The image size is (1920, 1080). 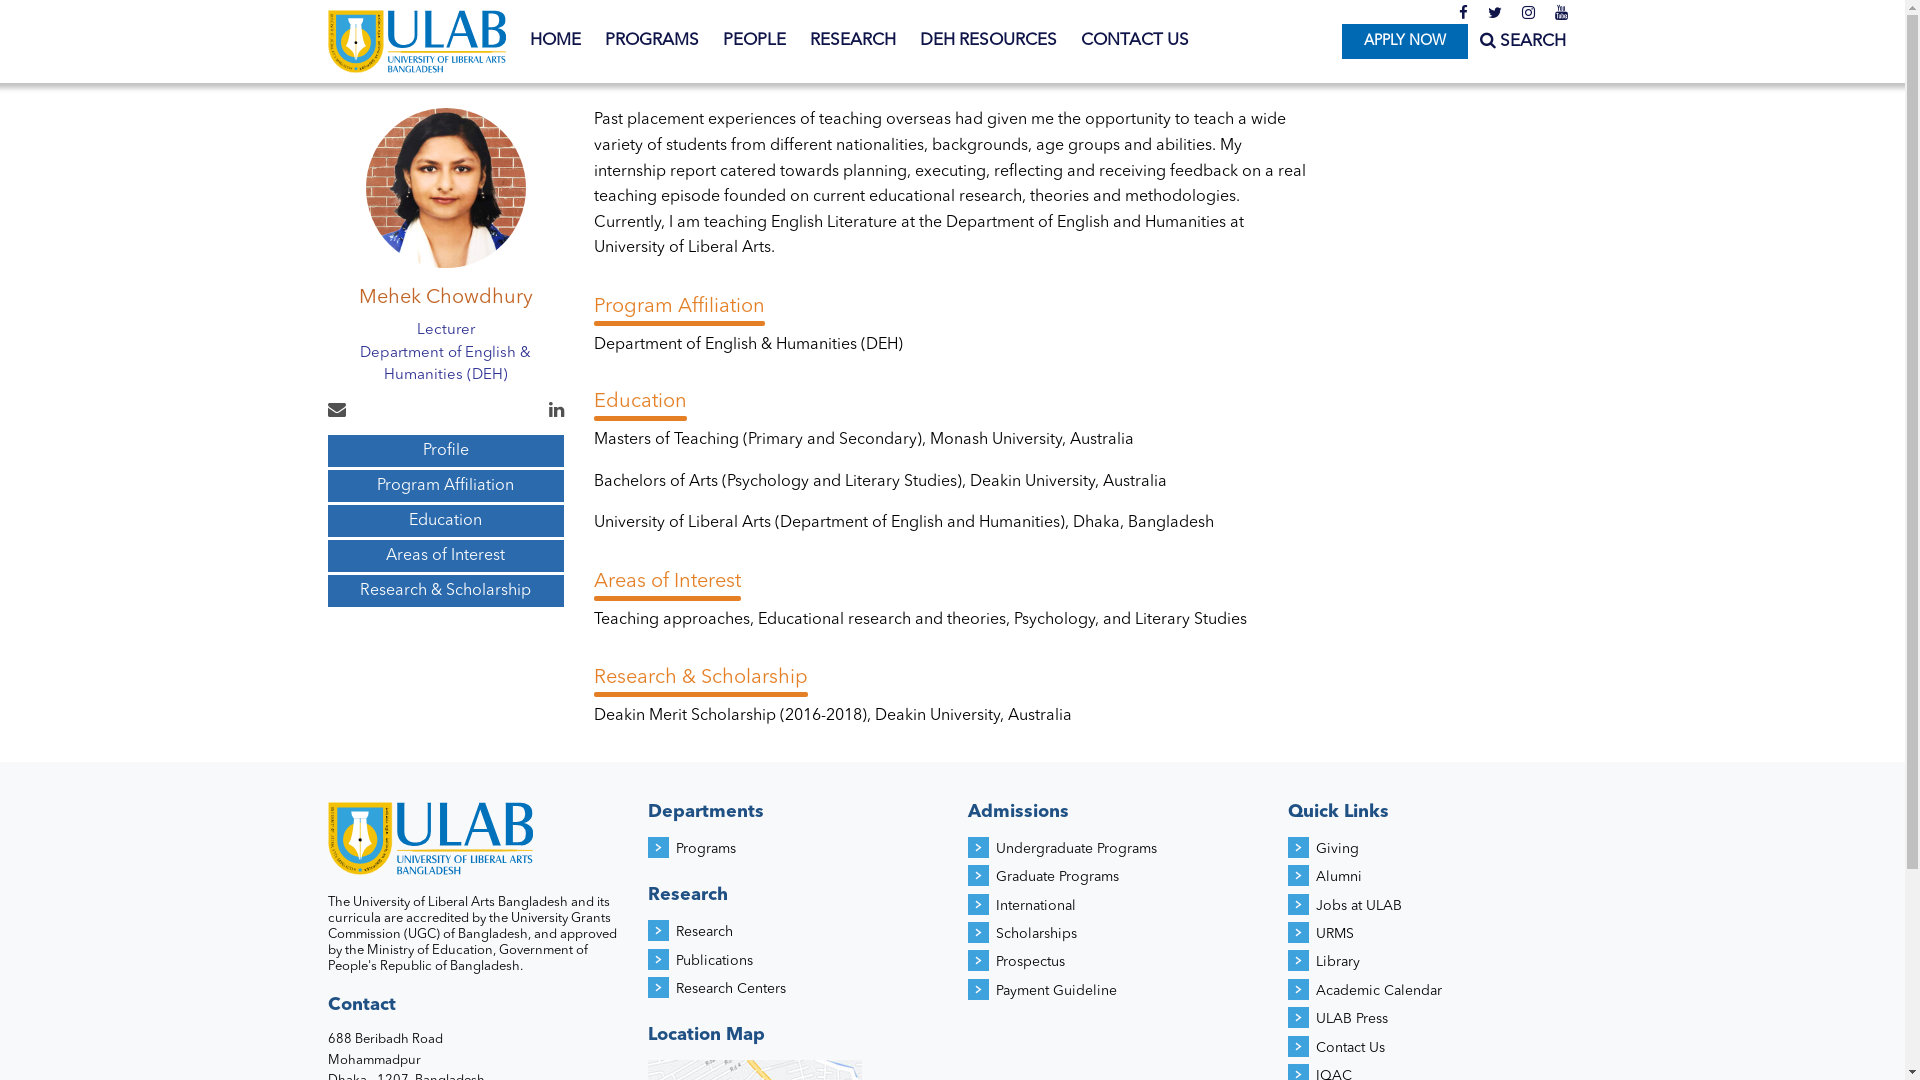 What do you see at coordinates (1339, 875) in the screenshot?
I see `'Alumni'` at bounding box center [1339, 875].